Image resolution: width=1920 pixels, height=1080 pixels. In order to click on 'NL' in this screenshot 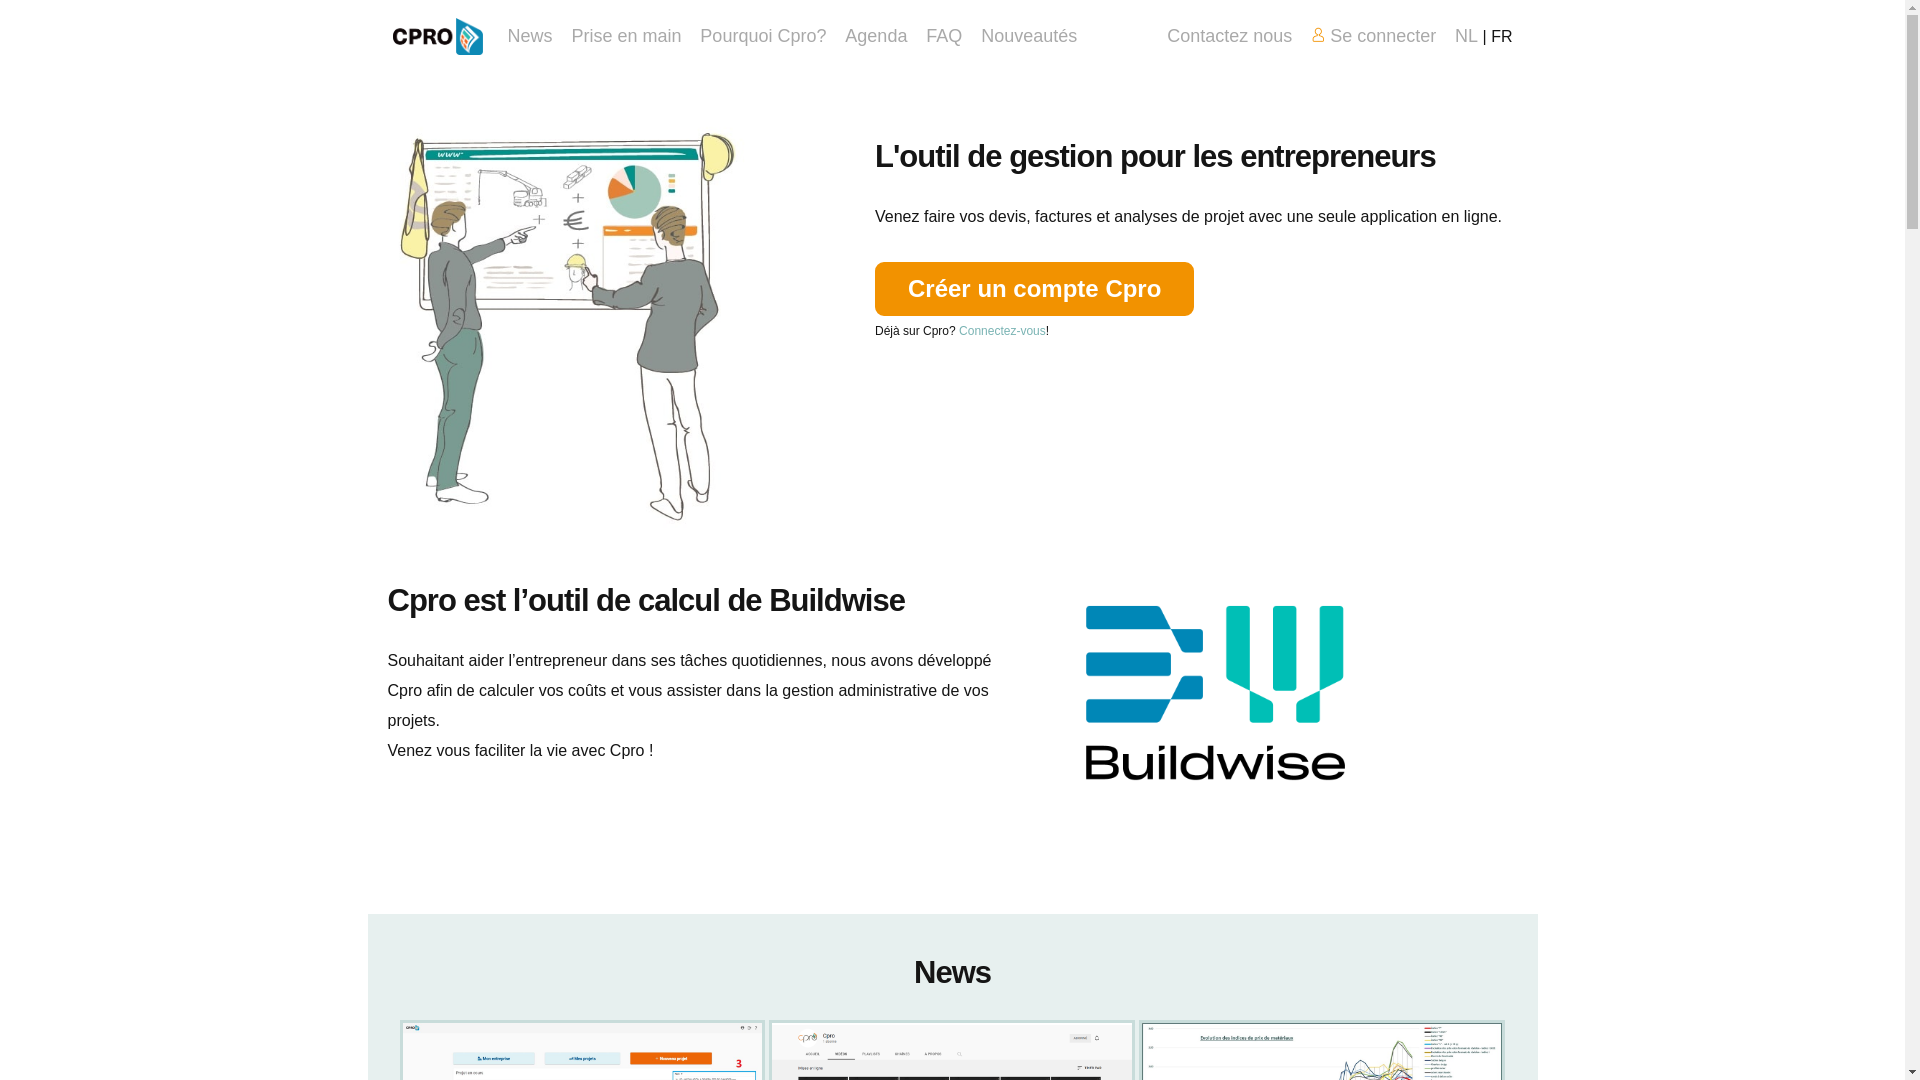, I will do `click(1466, 35)`.